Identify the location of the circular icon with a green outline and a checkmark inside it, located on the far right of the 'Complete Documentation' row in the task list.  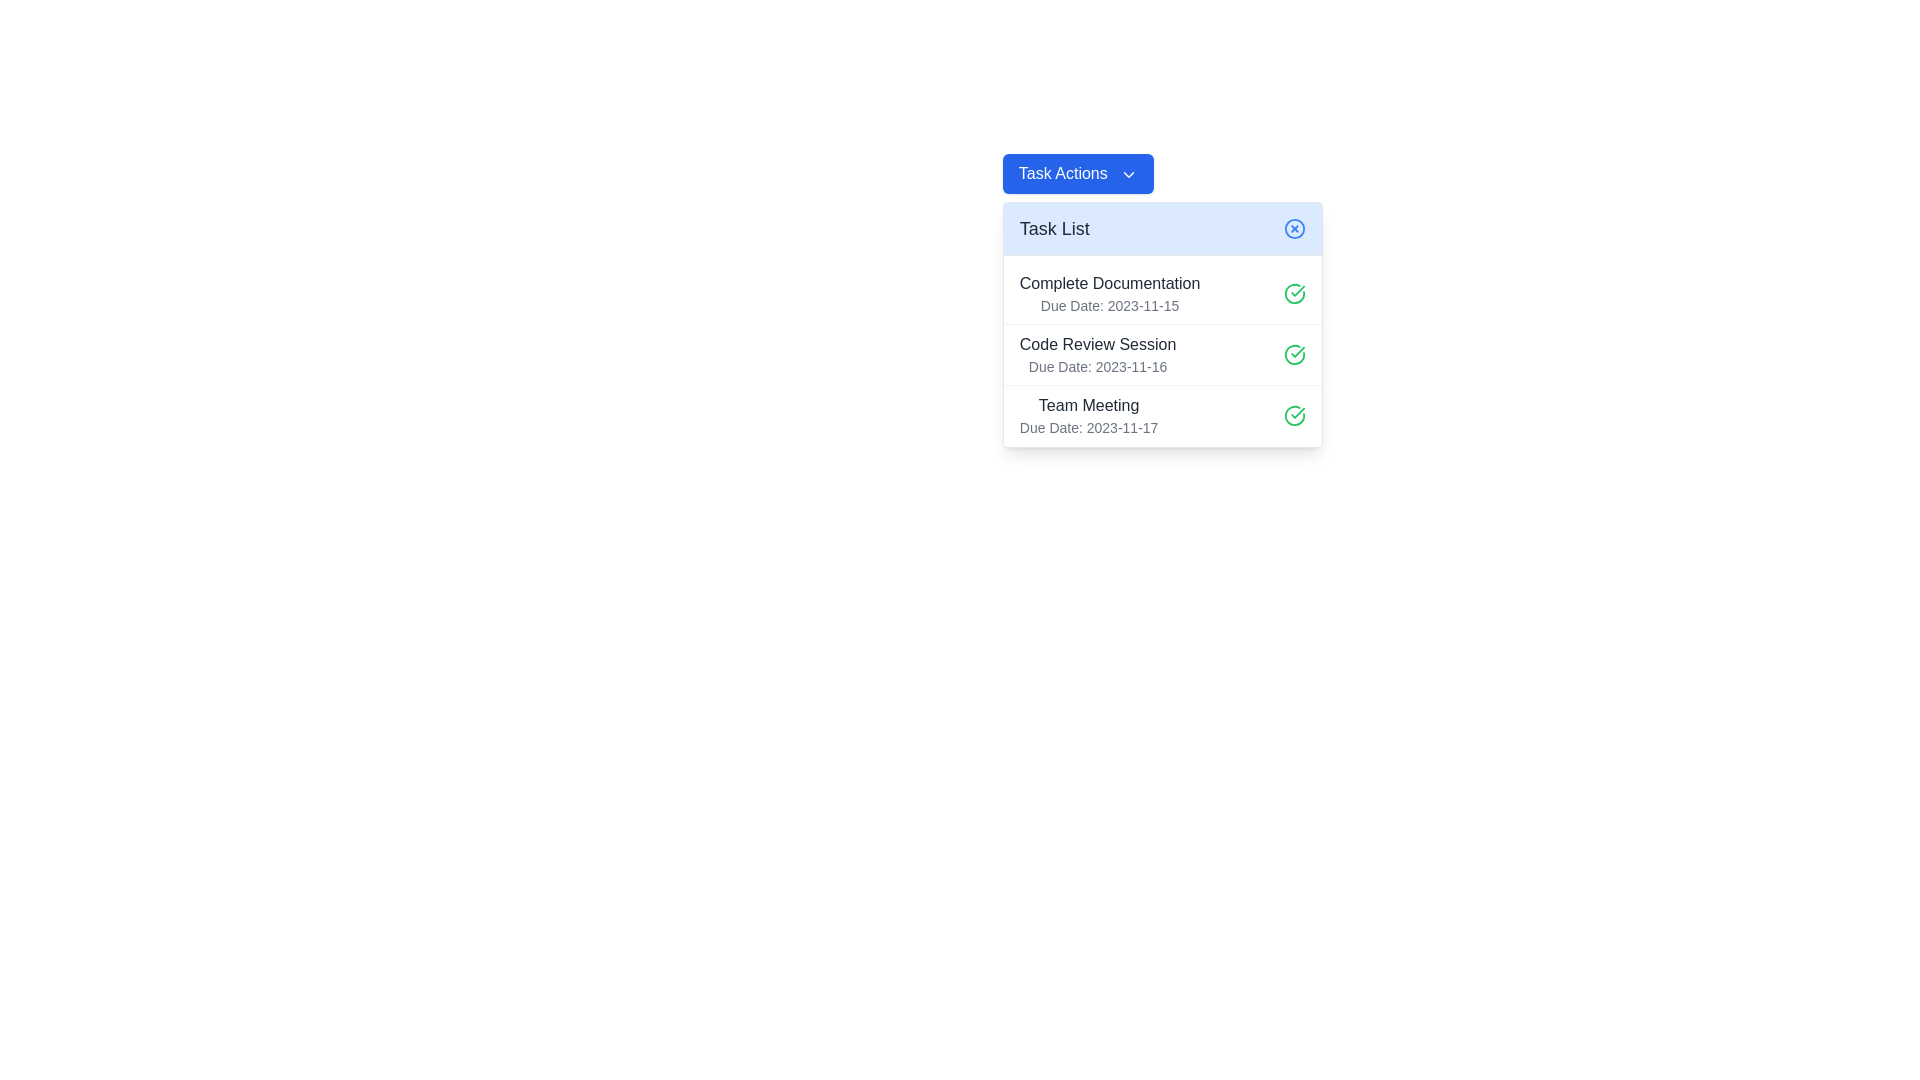
(1294, 293).